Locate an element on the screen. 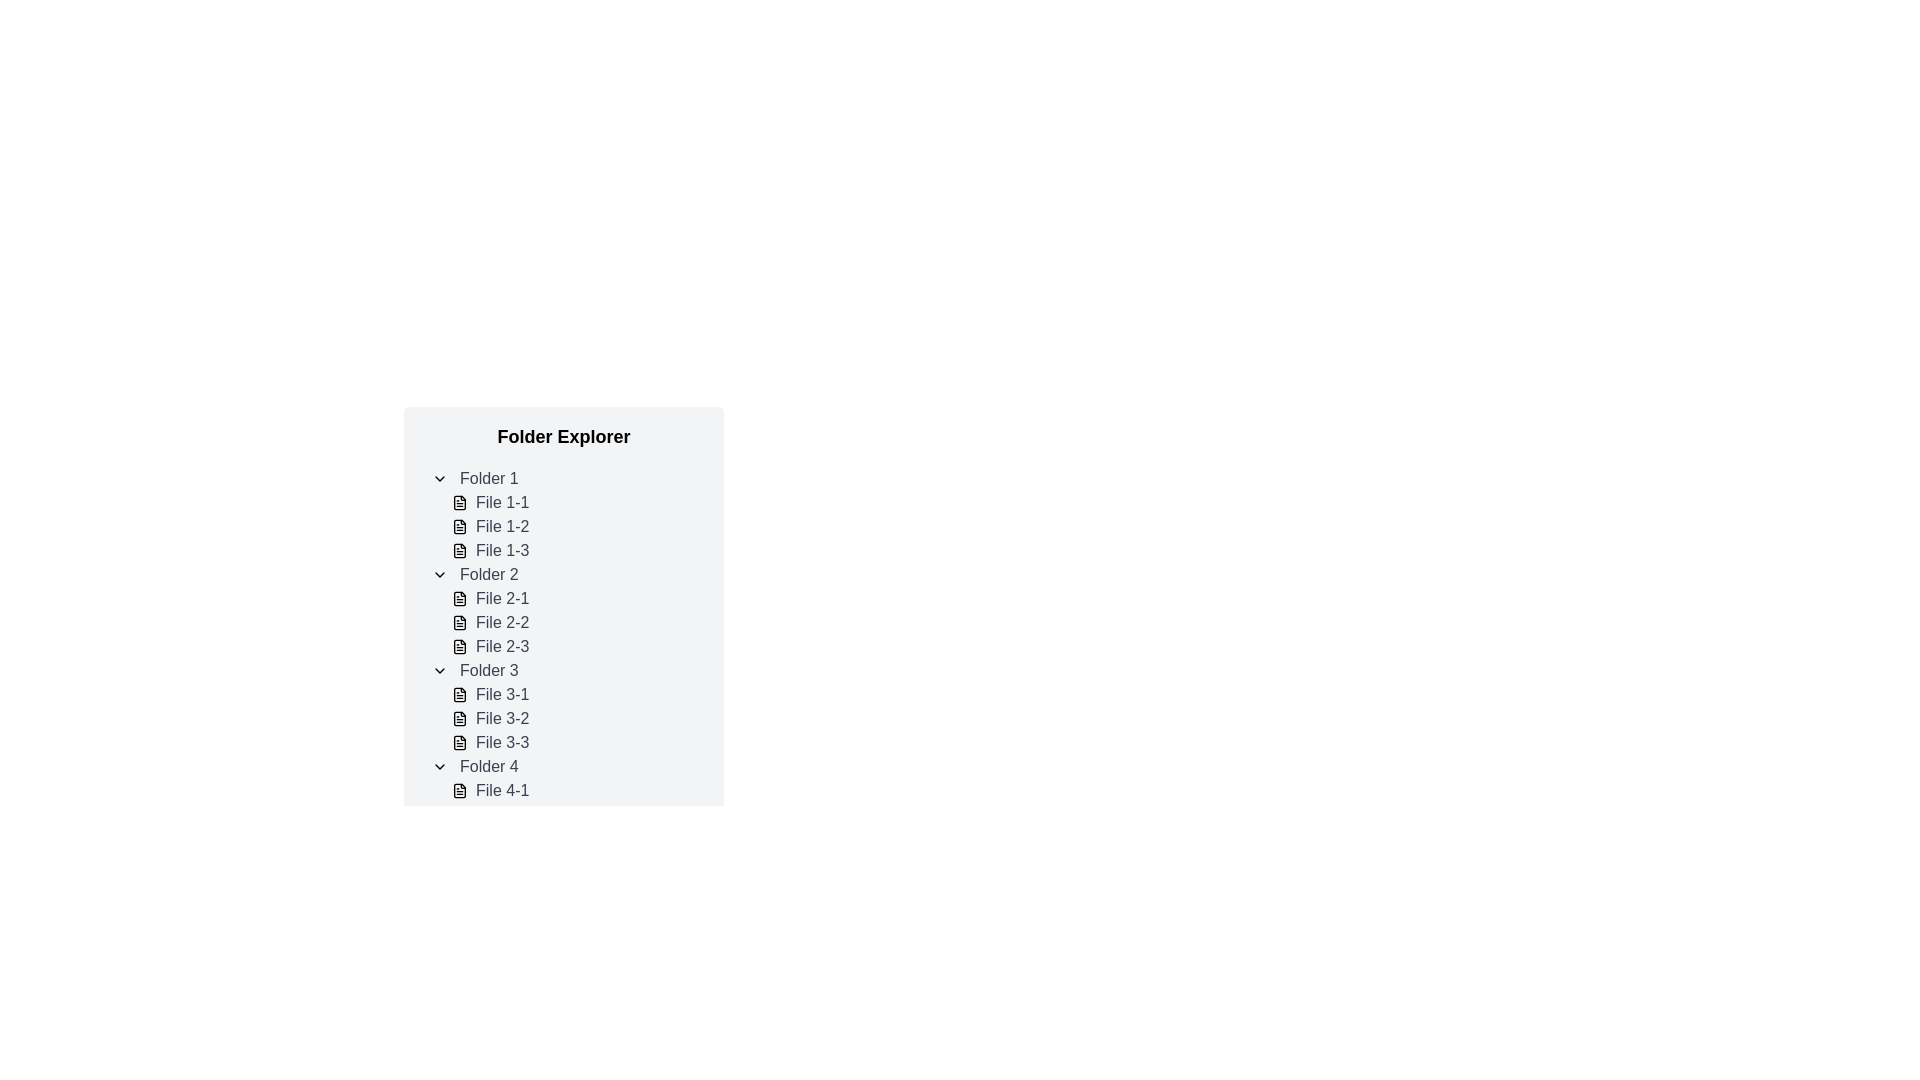 This screenshot has height=1080, width=1920. the Collapsible folder section for 'Folder 2' in the file explorer tree is located at coordinates (563, 609).